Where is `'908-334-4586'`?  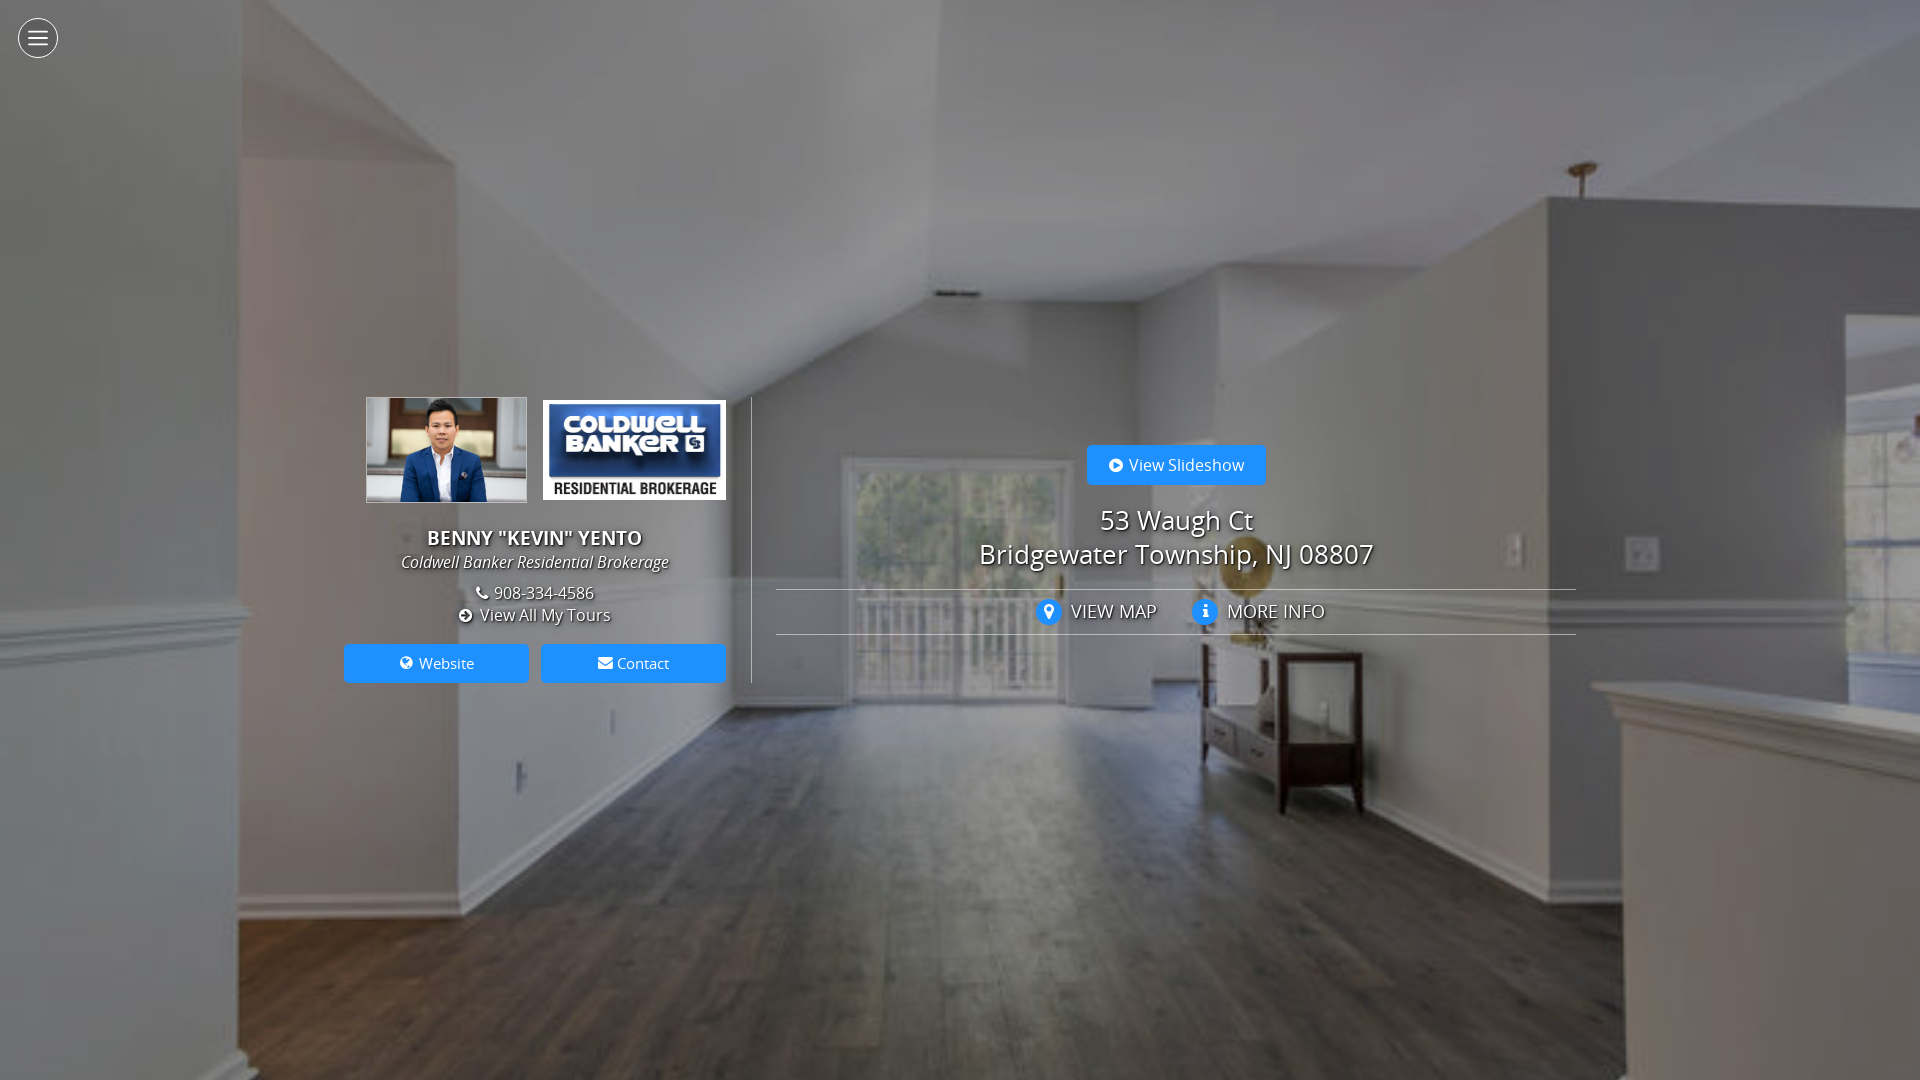 '908-334-4586' is located at coordinates (474, 592).